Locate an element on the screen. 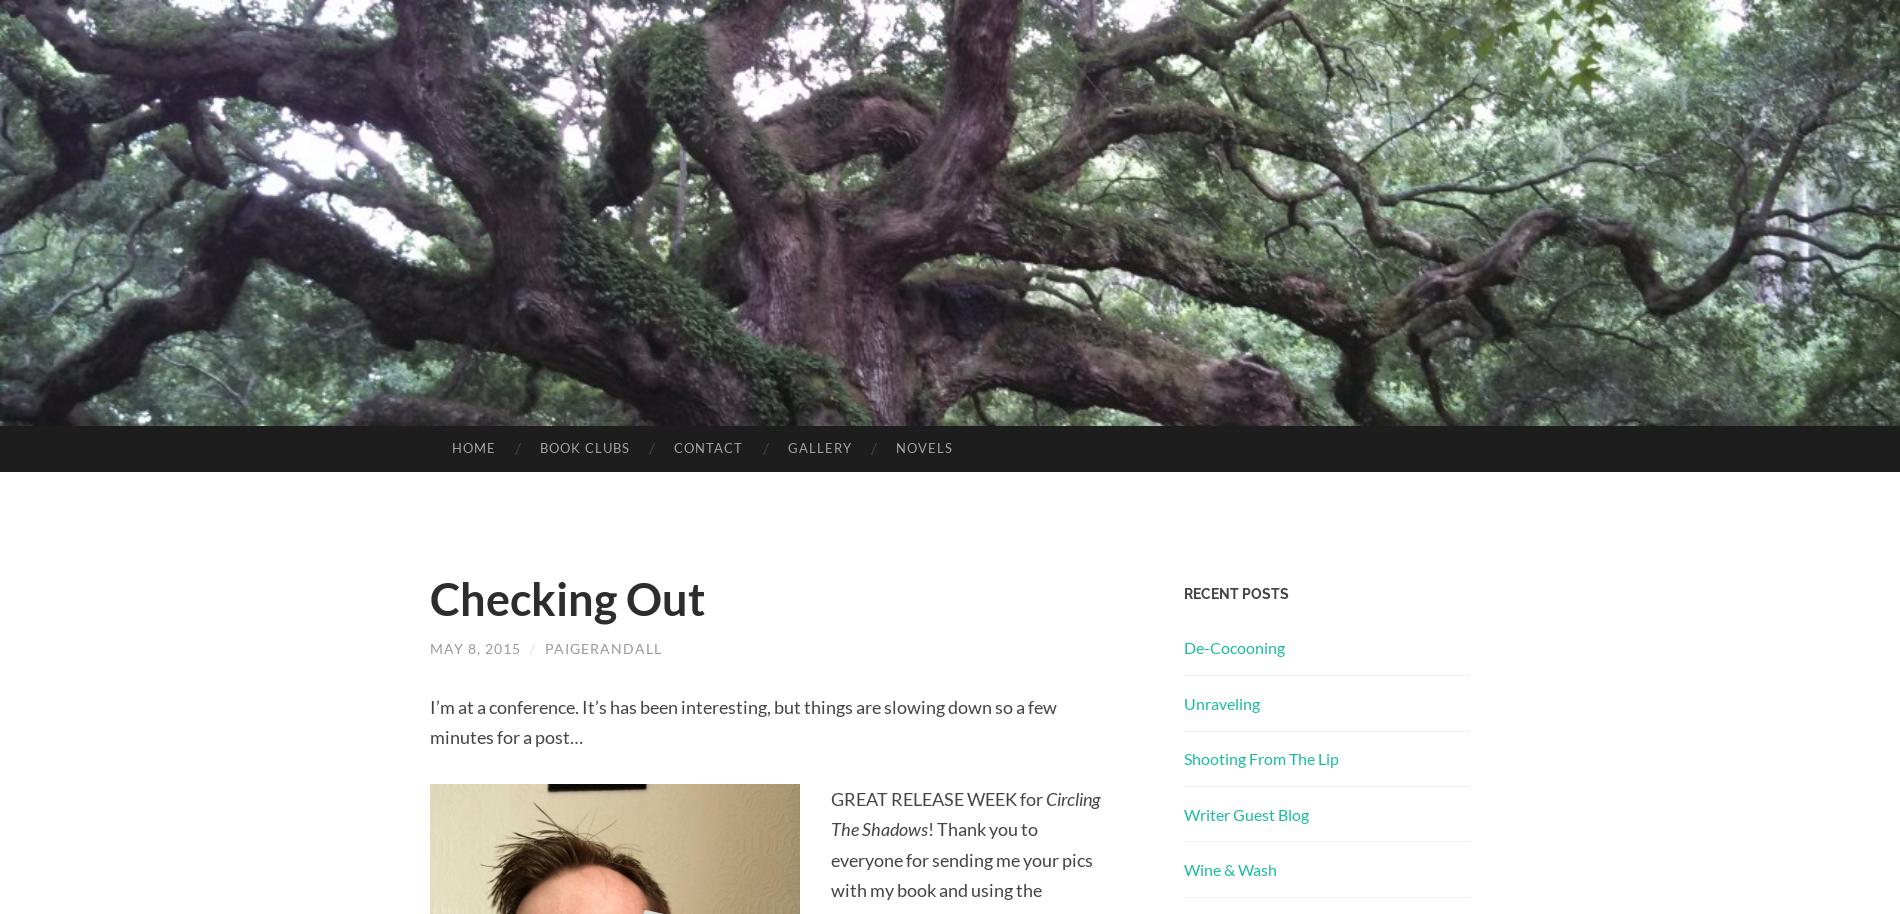 The height and width of the screenshot is (914, 1900). 'Writer Guest Blog' is located at coordinates (1184, 812).